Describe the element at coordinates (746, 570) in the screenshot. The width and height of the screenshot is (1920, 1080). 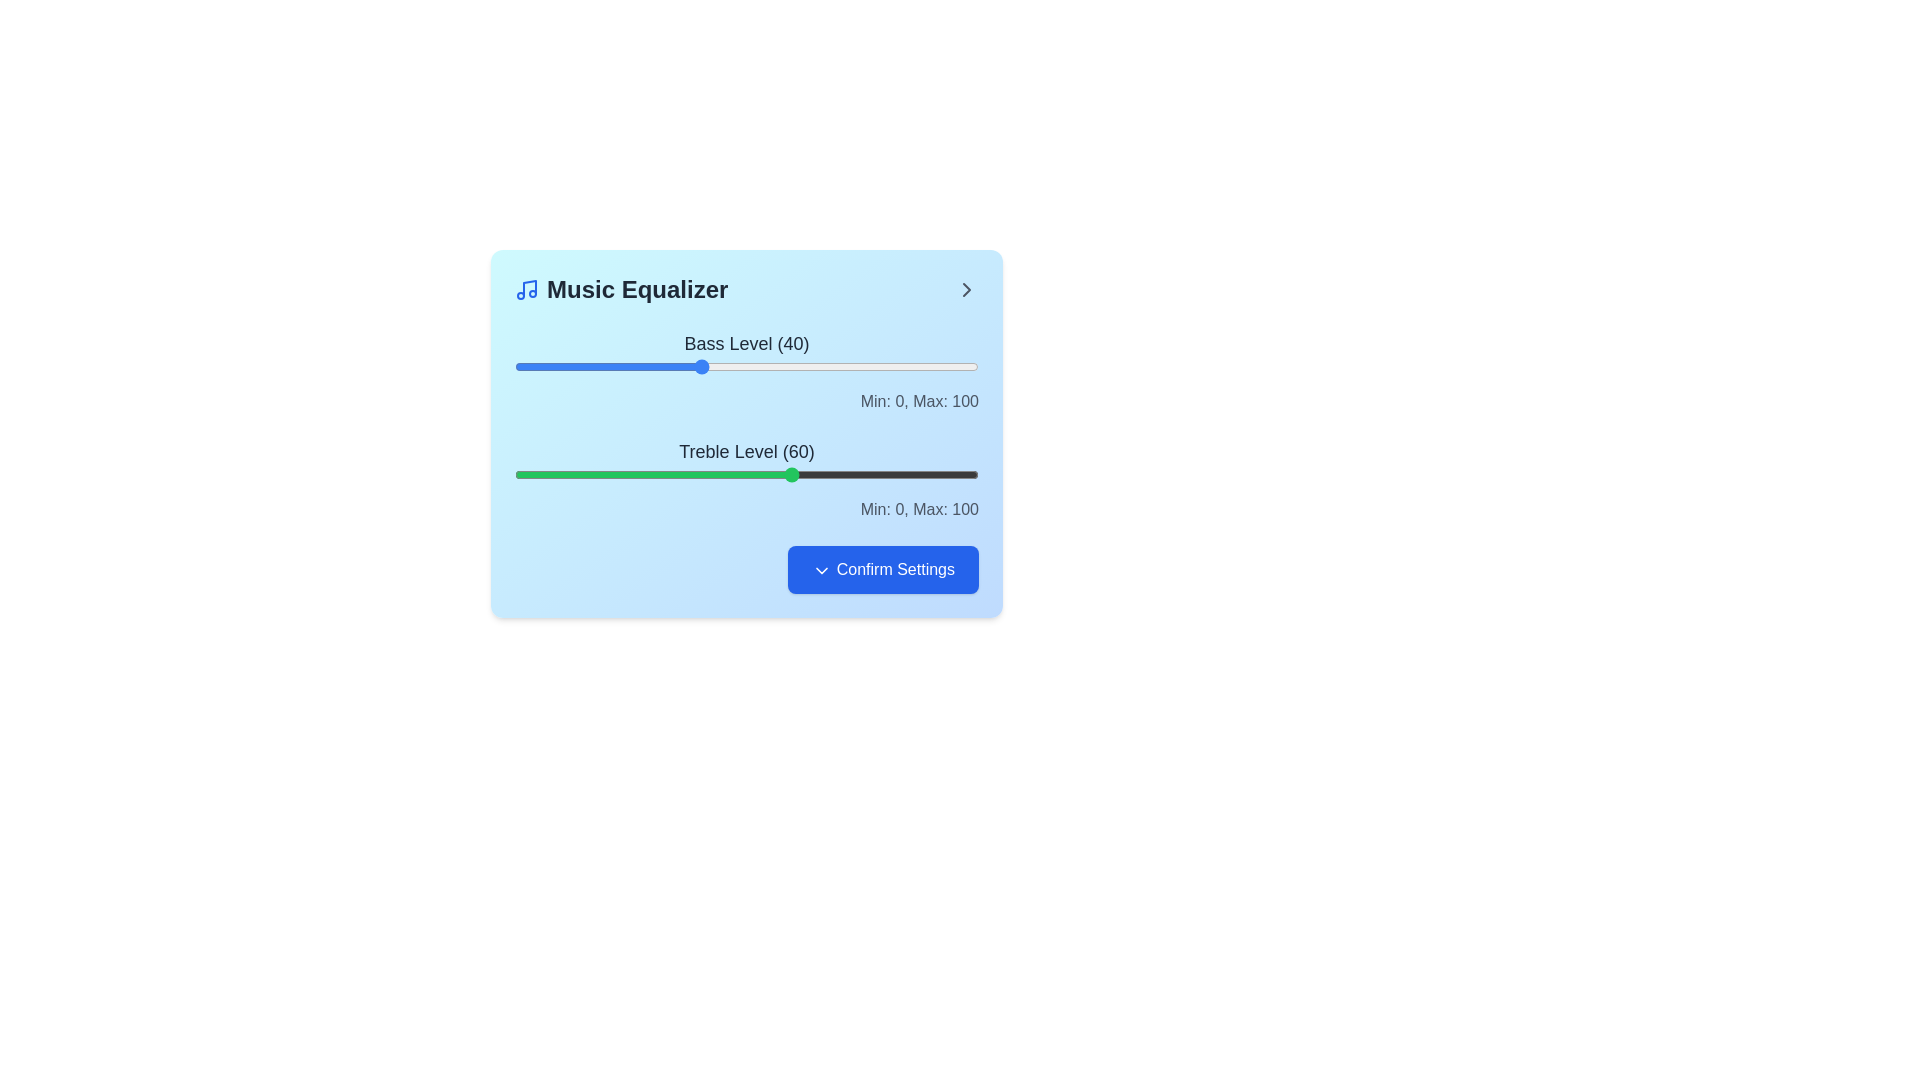
I see `the 'Confirm Settings' button with a downward-pointing chevron icon` at that location.